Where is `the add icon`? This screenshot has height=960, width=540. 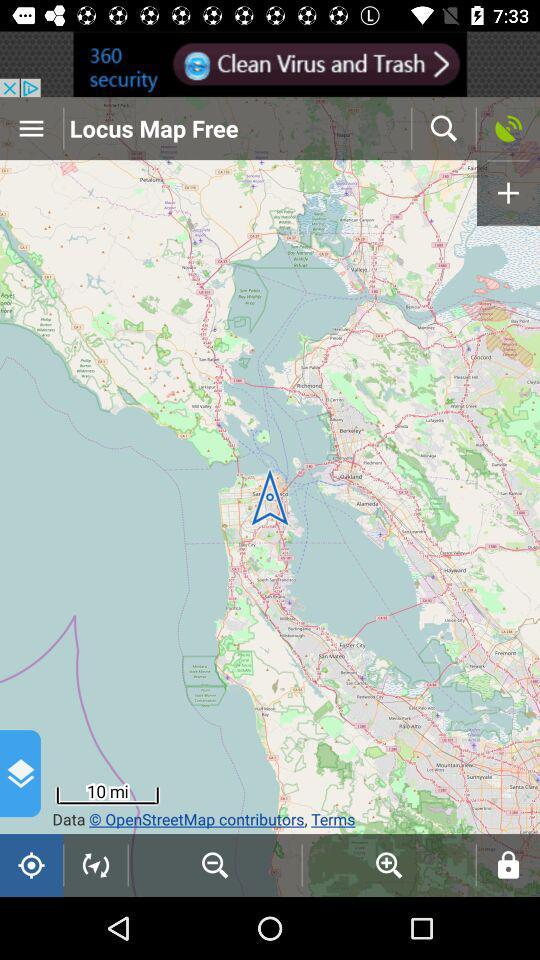
the add icon is located at coordinates (508, 193).